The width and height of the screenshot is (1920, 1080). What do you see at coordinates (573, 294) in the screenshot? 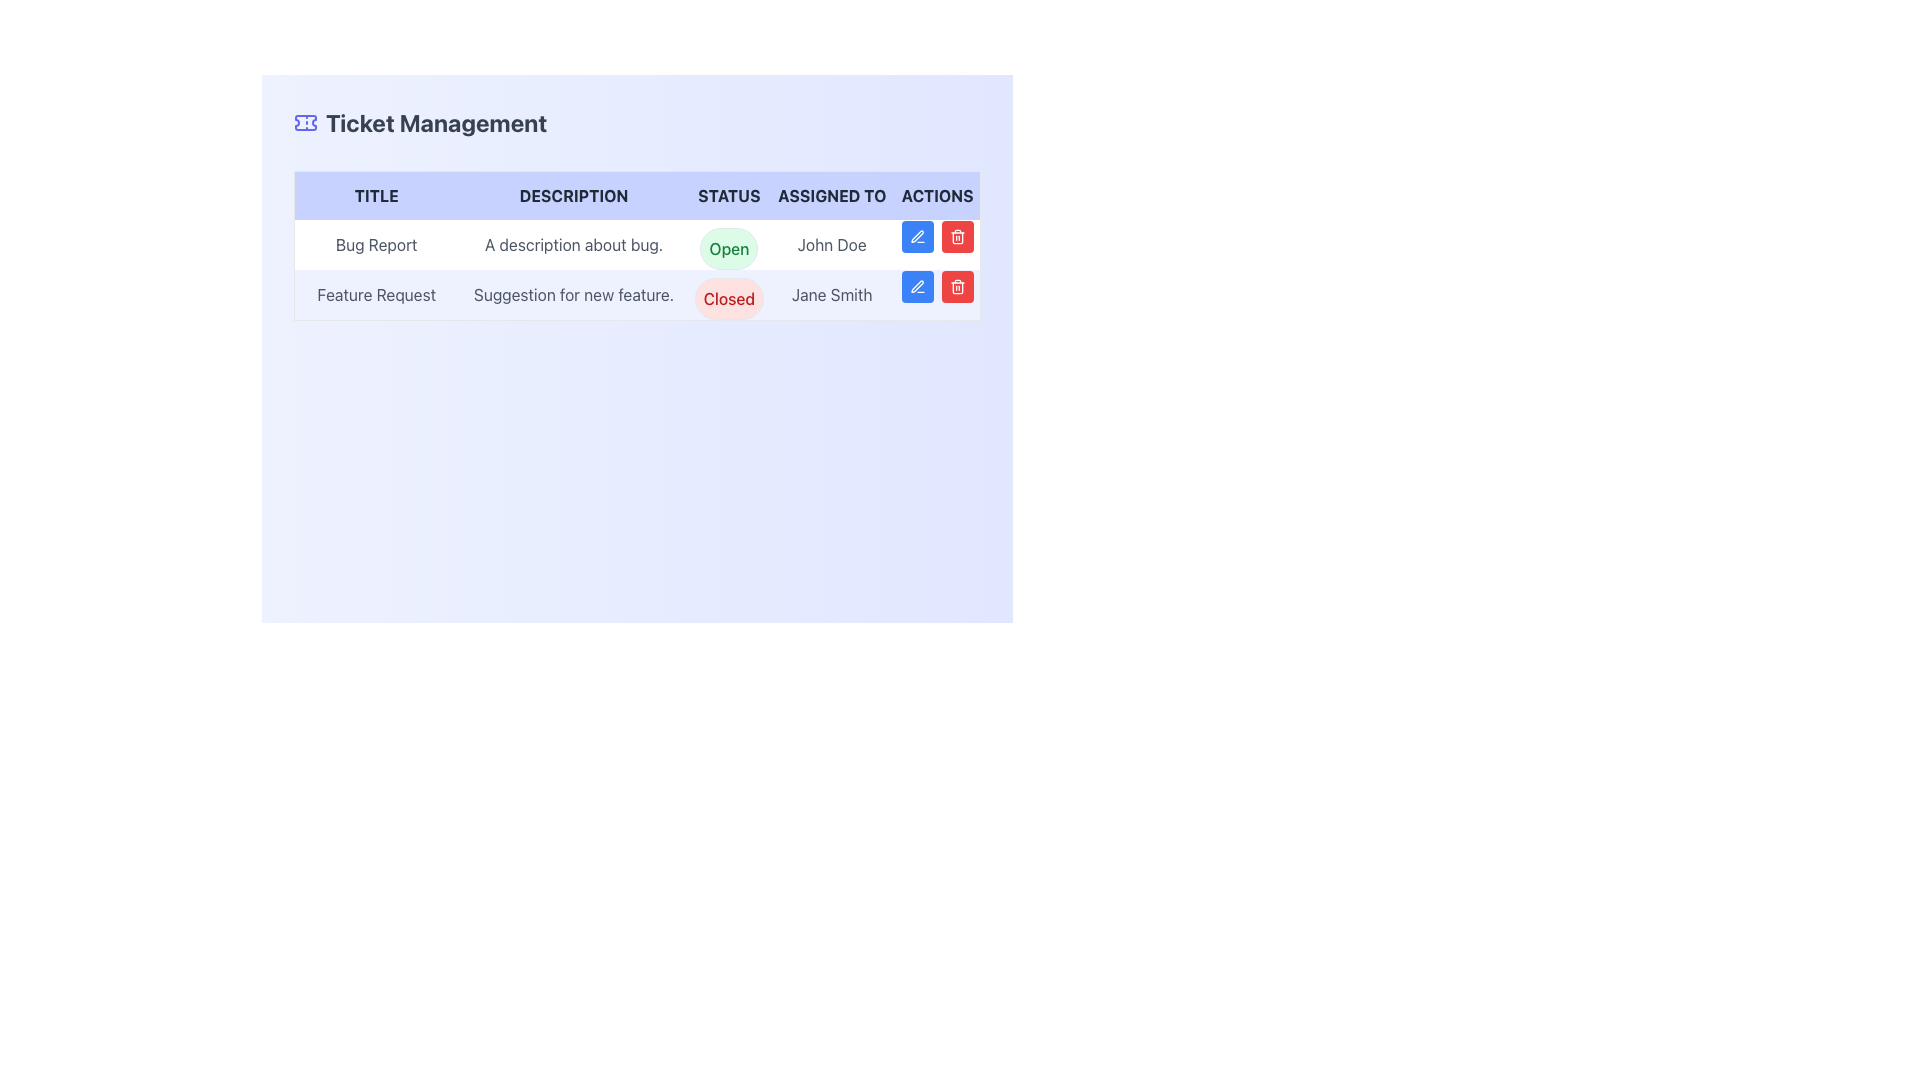
I see `the text element that provides a summary of the feature suggestion, located in the DESCRIPTION column of the table, aligned with 'Feature Request' under the TITLE column and 'Closed' status with 'Jane Smith'` at bounding box center [573, 294].